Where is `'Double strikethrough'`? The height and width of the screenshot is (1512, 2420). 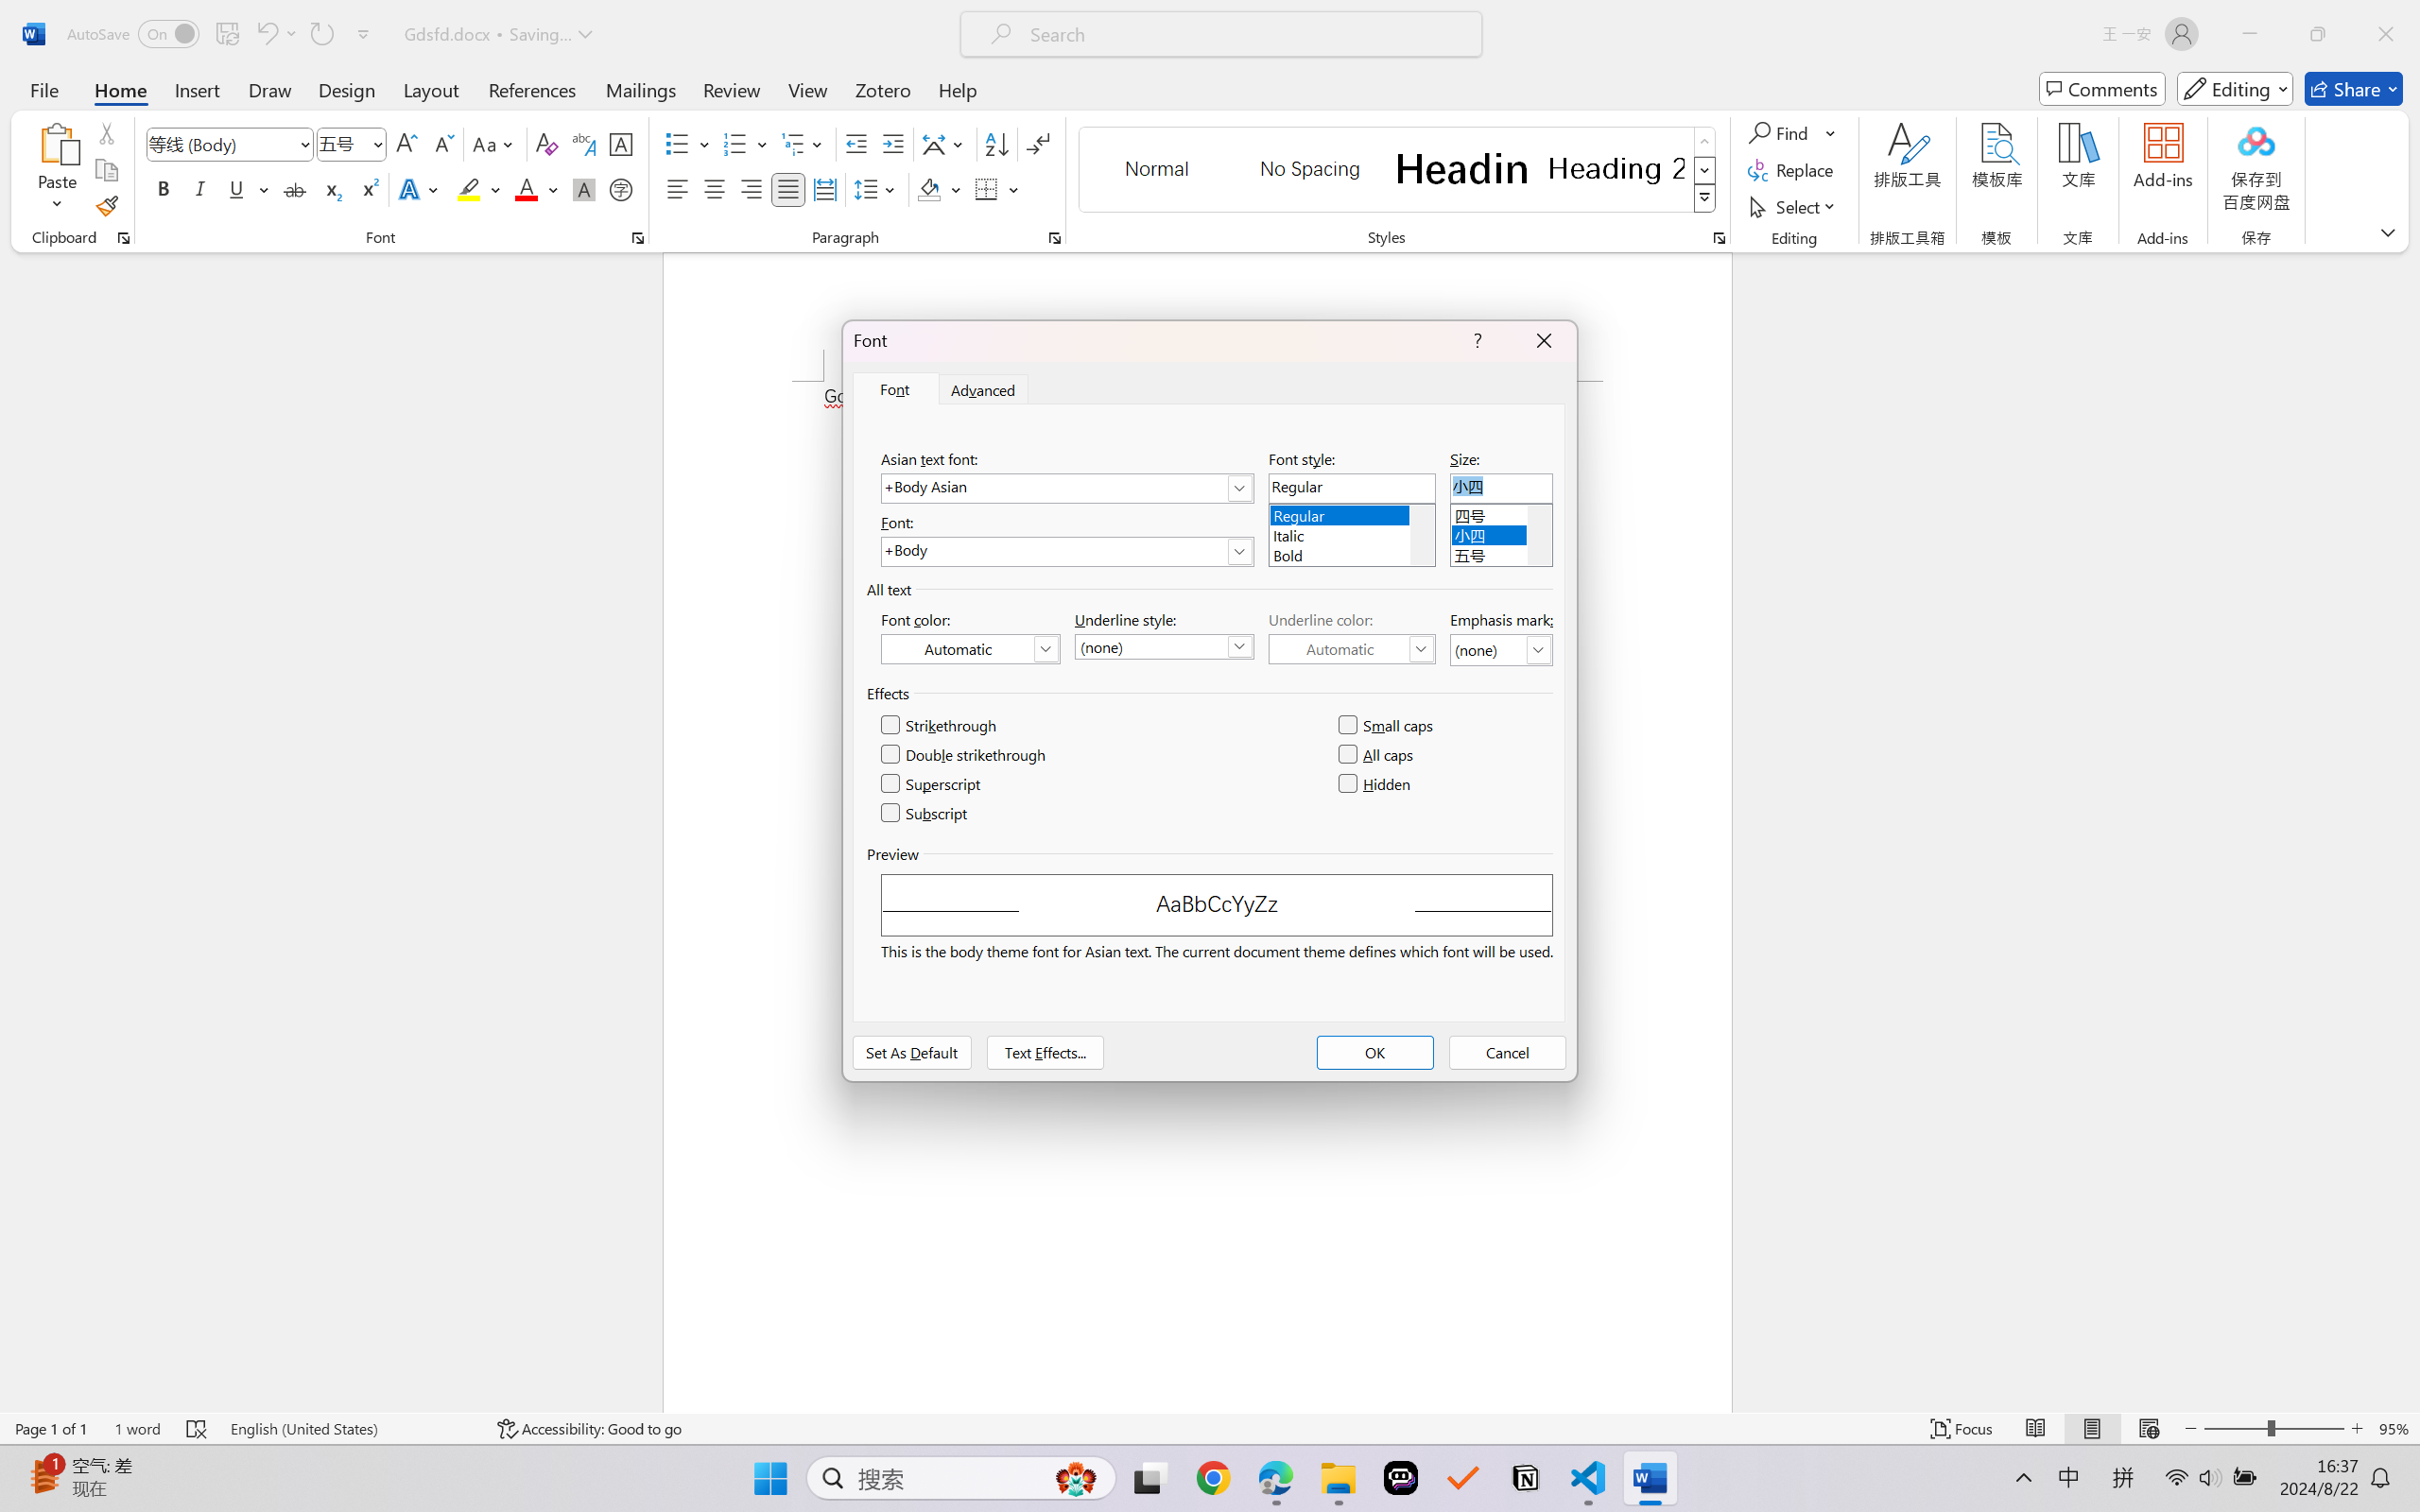 'Double strikethrough' is located at coordinates (964, 753).